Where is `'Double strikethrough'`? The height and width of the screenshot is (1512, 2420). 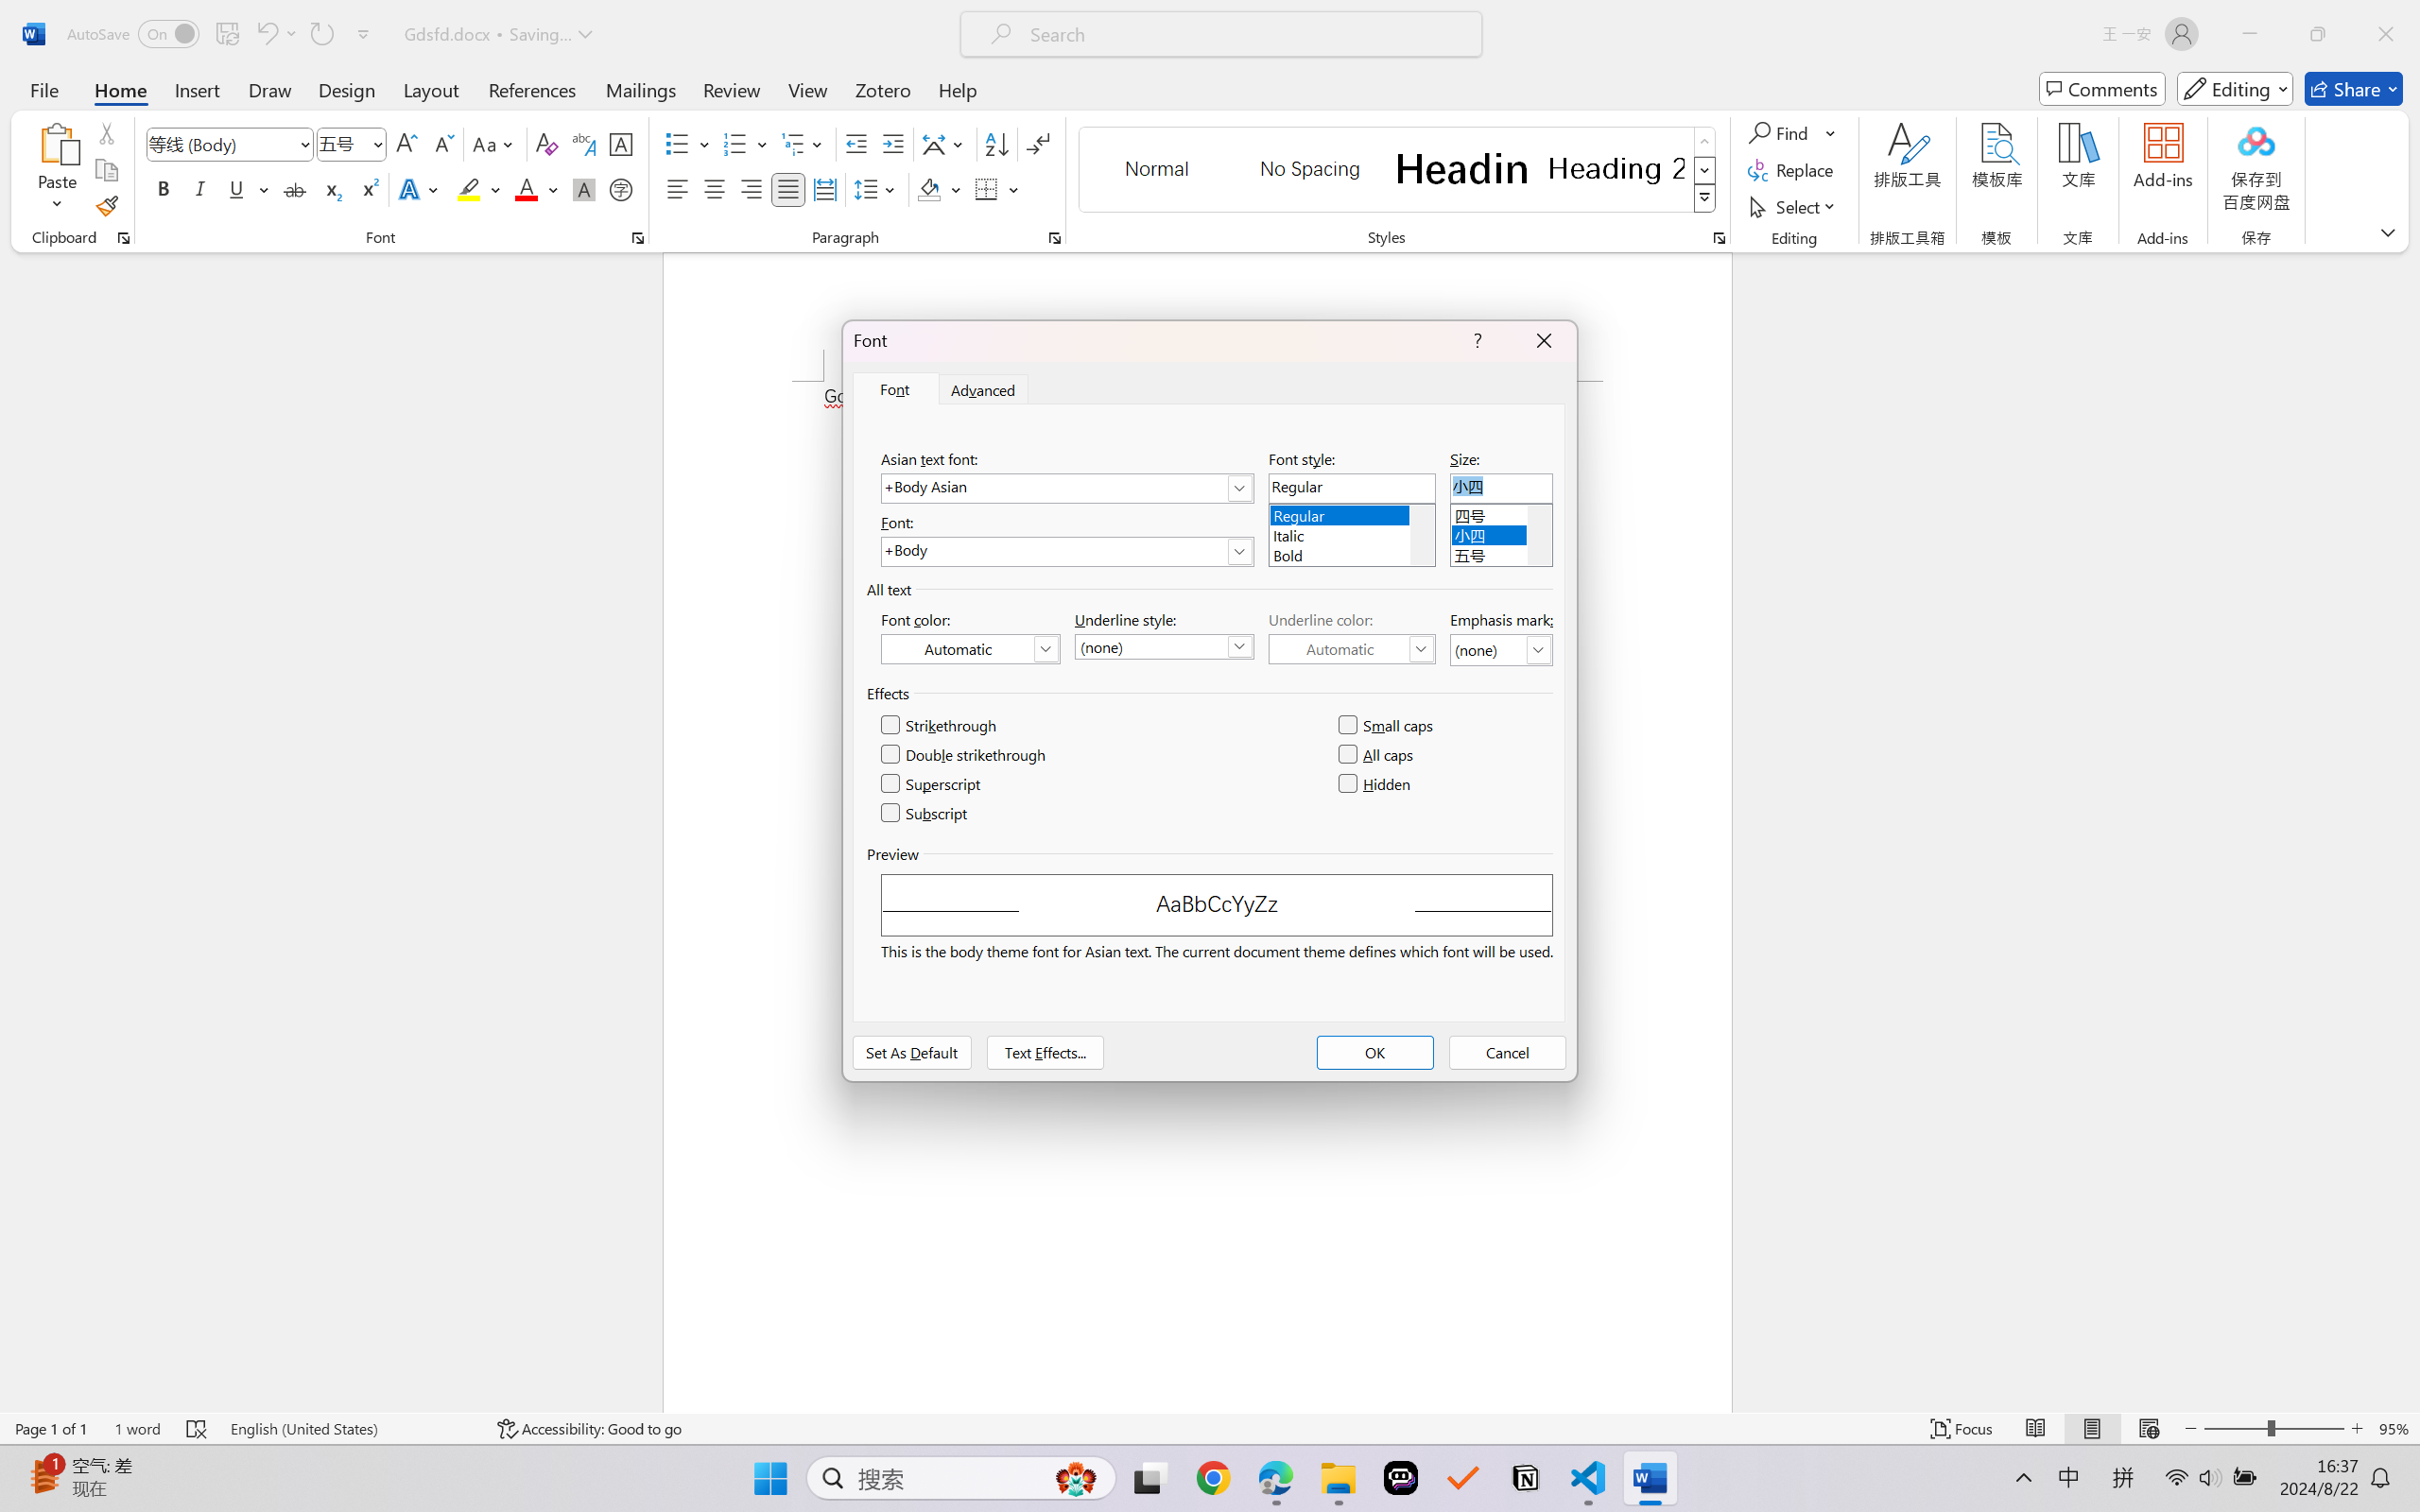 'Double strikethrough' is located at coordinates (964, 753).